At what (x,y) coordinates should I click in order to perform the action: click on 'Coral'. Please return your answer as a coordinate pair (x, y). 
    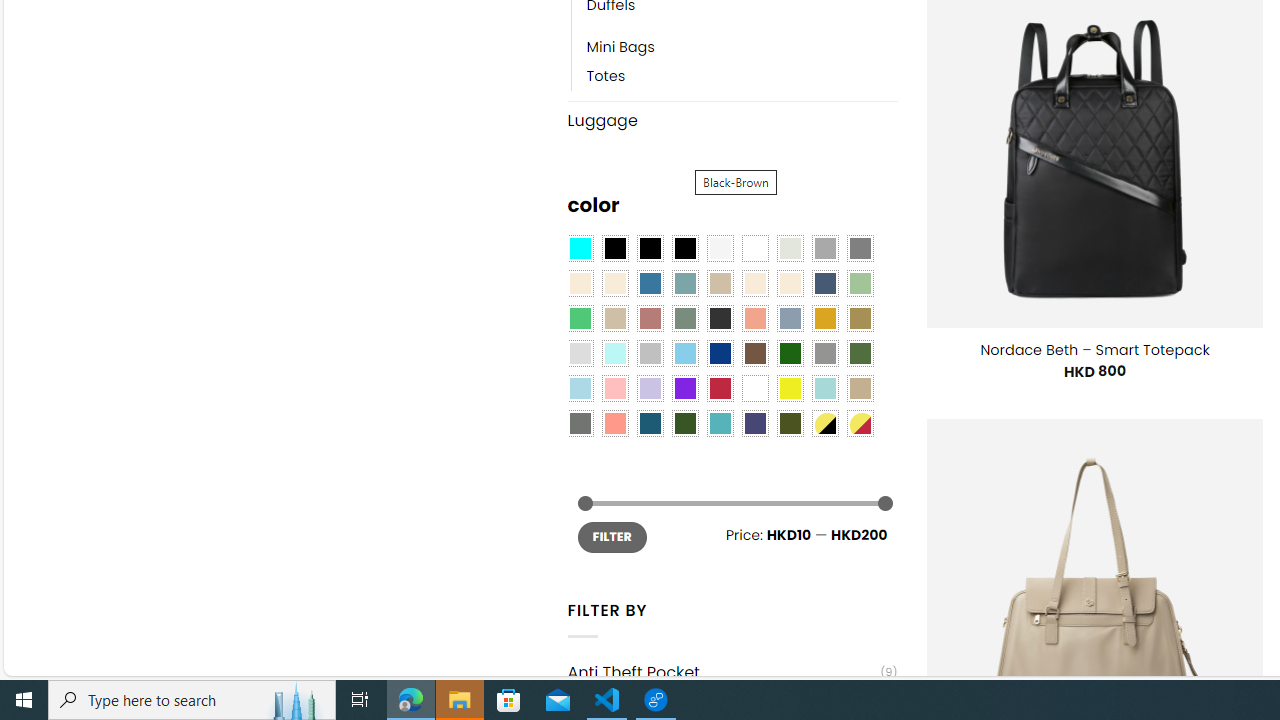
    Looking at the image, I should click on (754, 317).